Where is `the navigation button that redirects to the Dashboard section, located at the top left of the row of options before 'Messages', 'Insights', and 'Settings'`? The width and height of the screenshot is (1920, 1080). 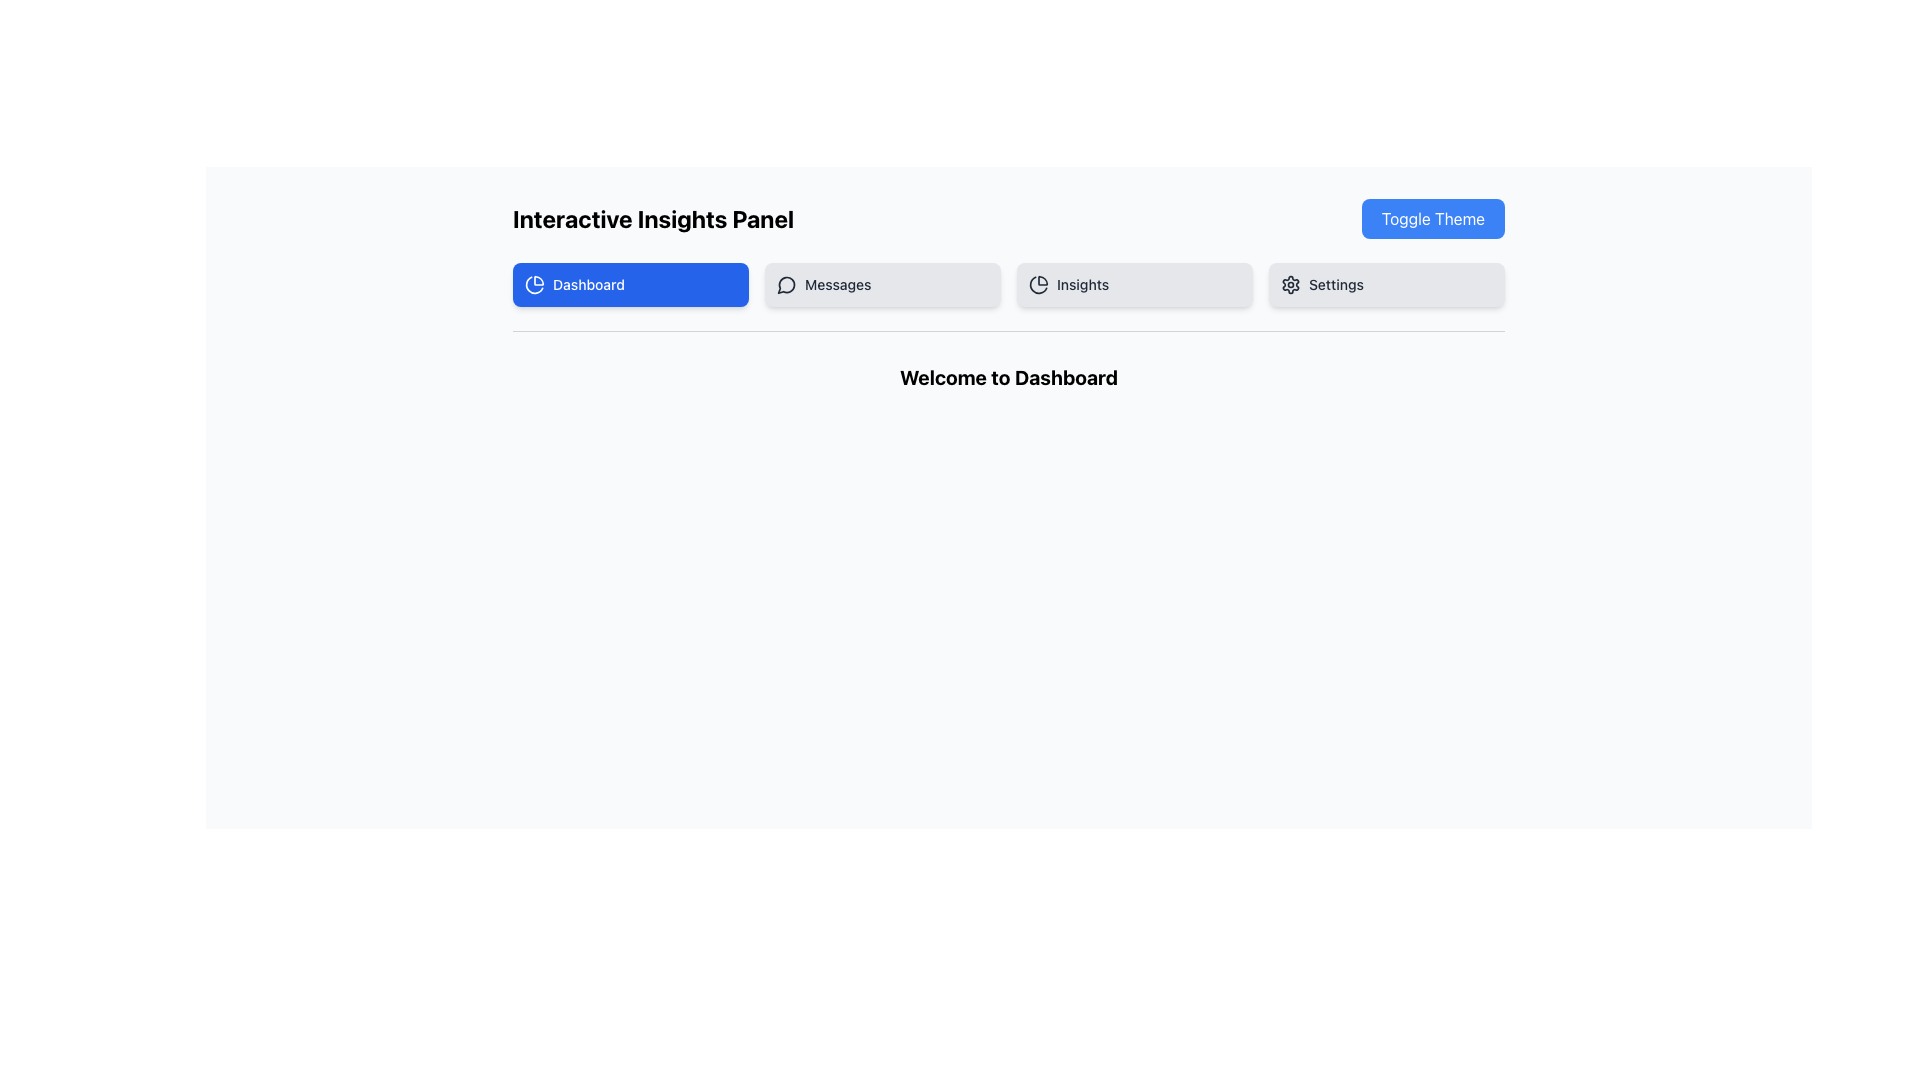
the navigation button that redirects to the Dashboard section, located at the top left of the row of options before 'Messages', 'Insights', and 'Settings' is located at coordinates (629, 285).